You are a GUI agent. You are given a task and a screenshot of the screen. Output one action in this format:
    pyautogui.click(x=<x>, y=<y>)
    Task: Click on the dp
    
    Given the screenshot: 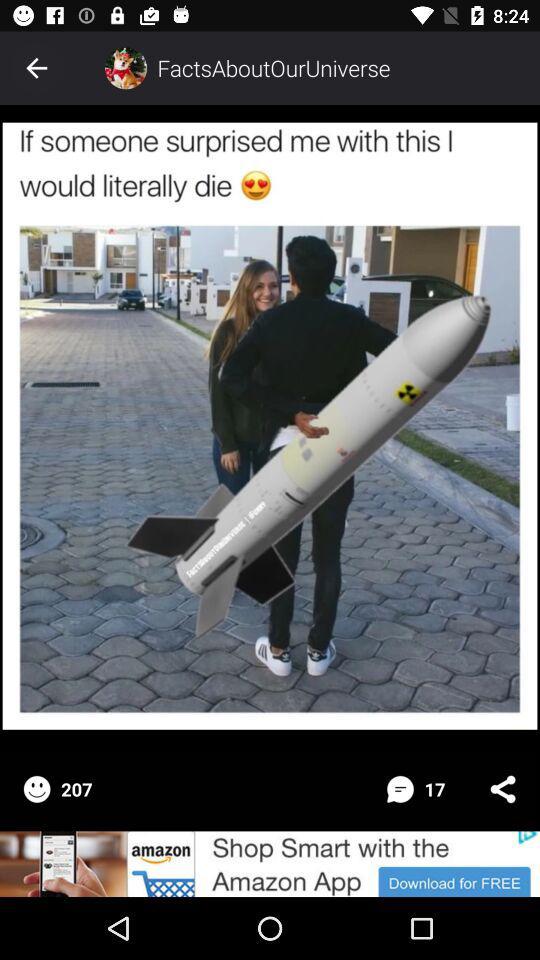 What is the action you would take?
    pyautogui.click(x=125, y=68)
    